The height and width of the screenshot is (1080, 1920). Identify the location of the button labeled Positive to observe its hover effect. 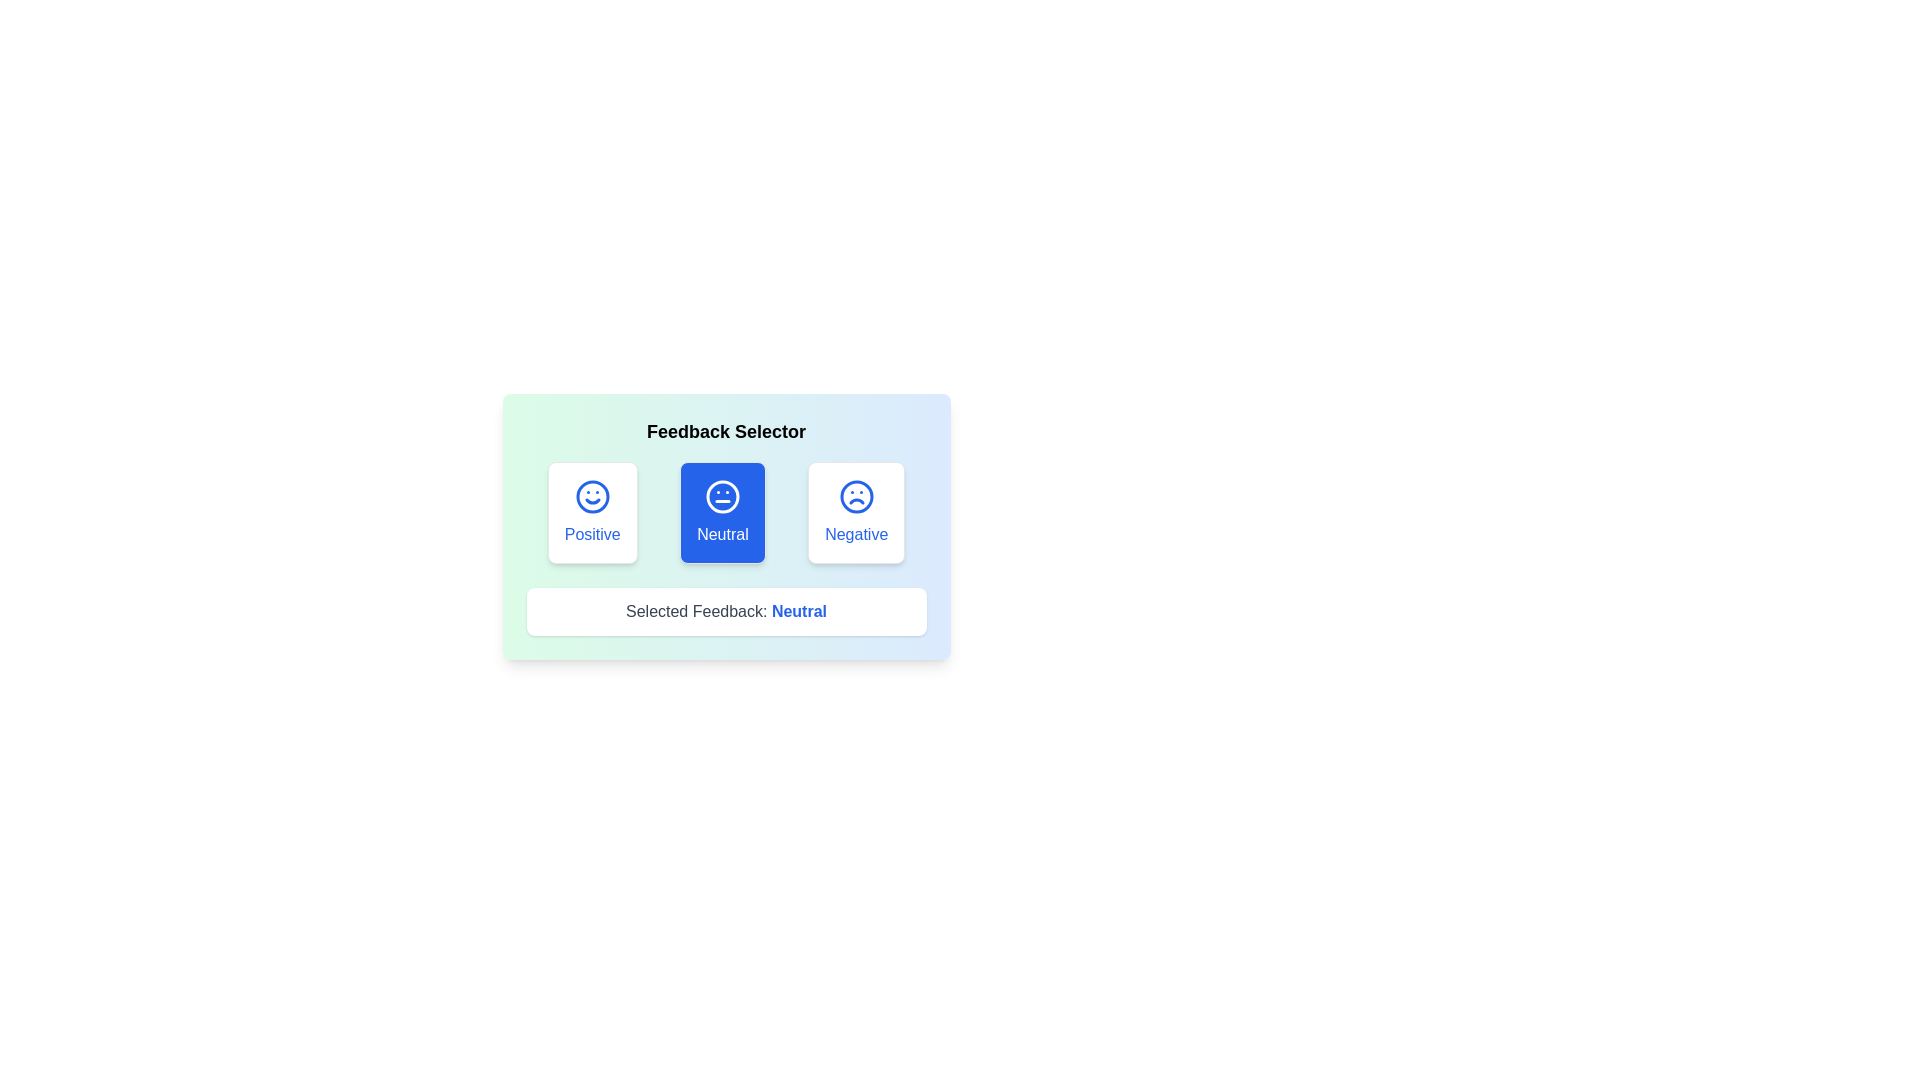
(591, 512).